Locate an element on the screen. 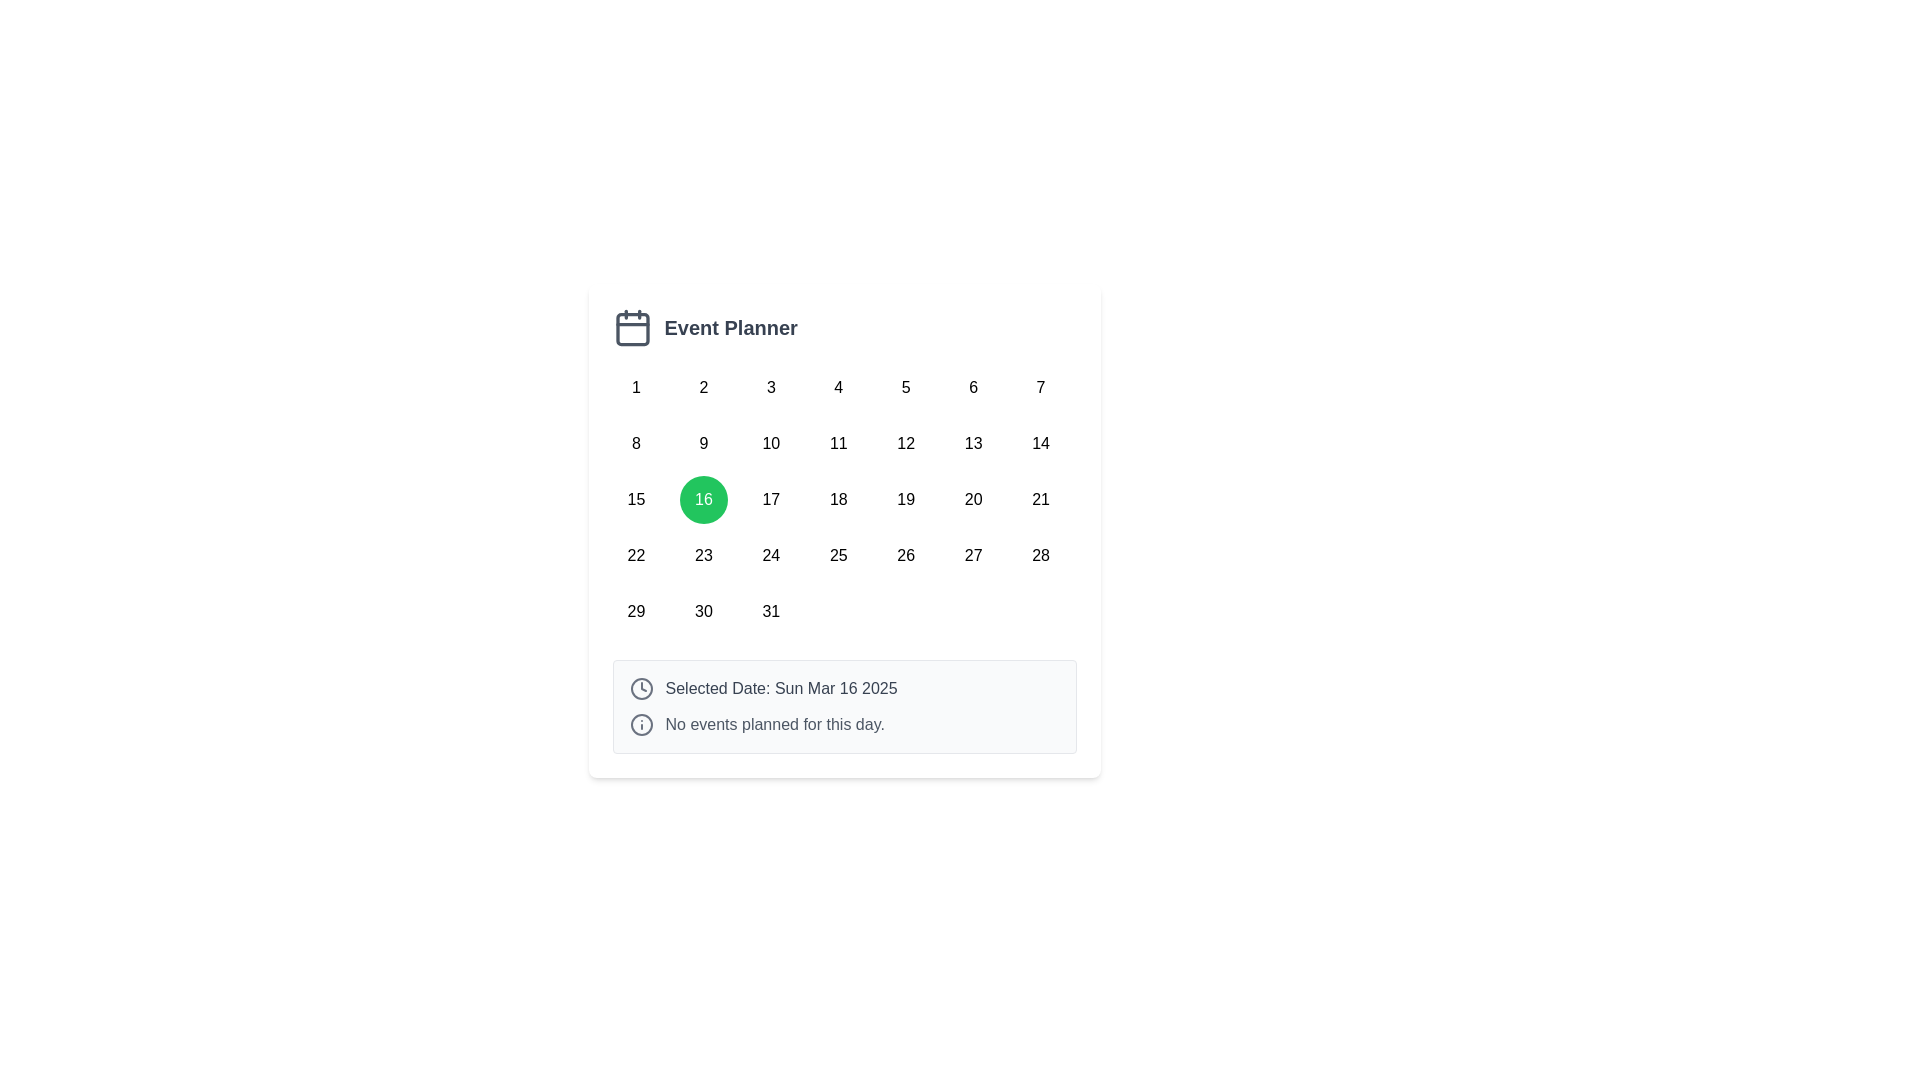  the circular button labeled '24' in the calendar view under the 'Event Planner' header is located at coordinates (770, 555).